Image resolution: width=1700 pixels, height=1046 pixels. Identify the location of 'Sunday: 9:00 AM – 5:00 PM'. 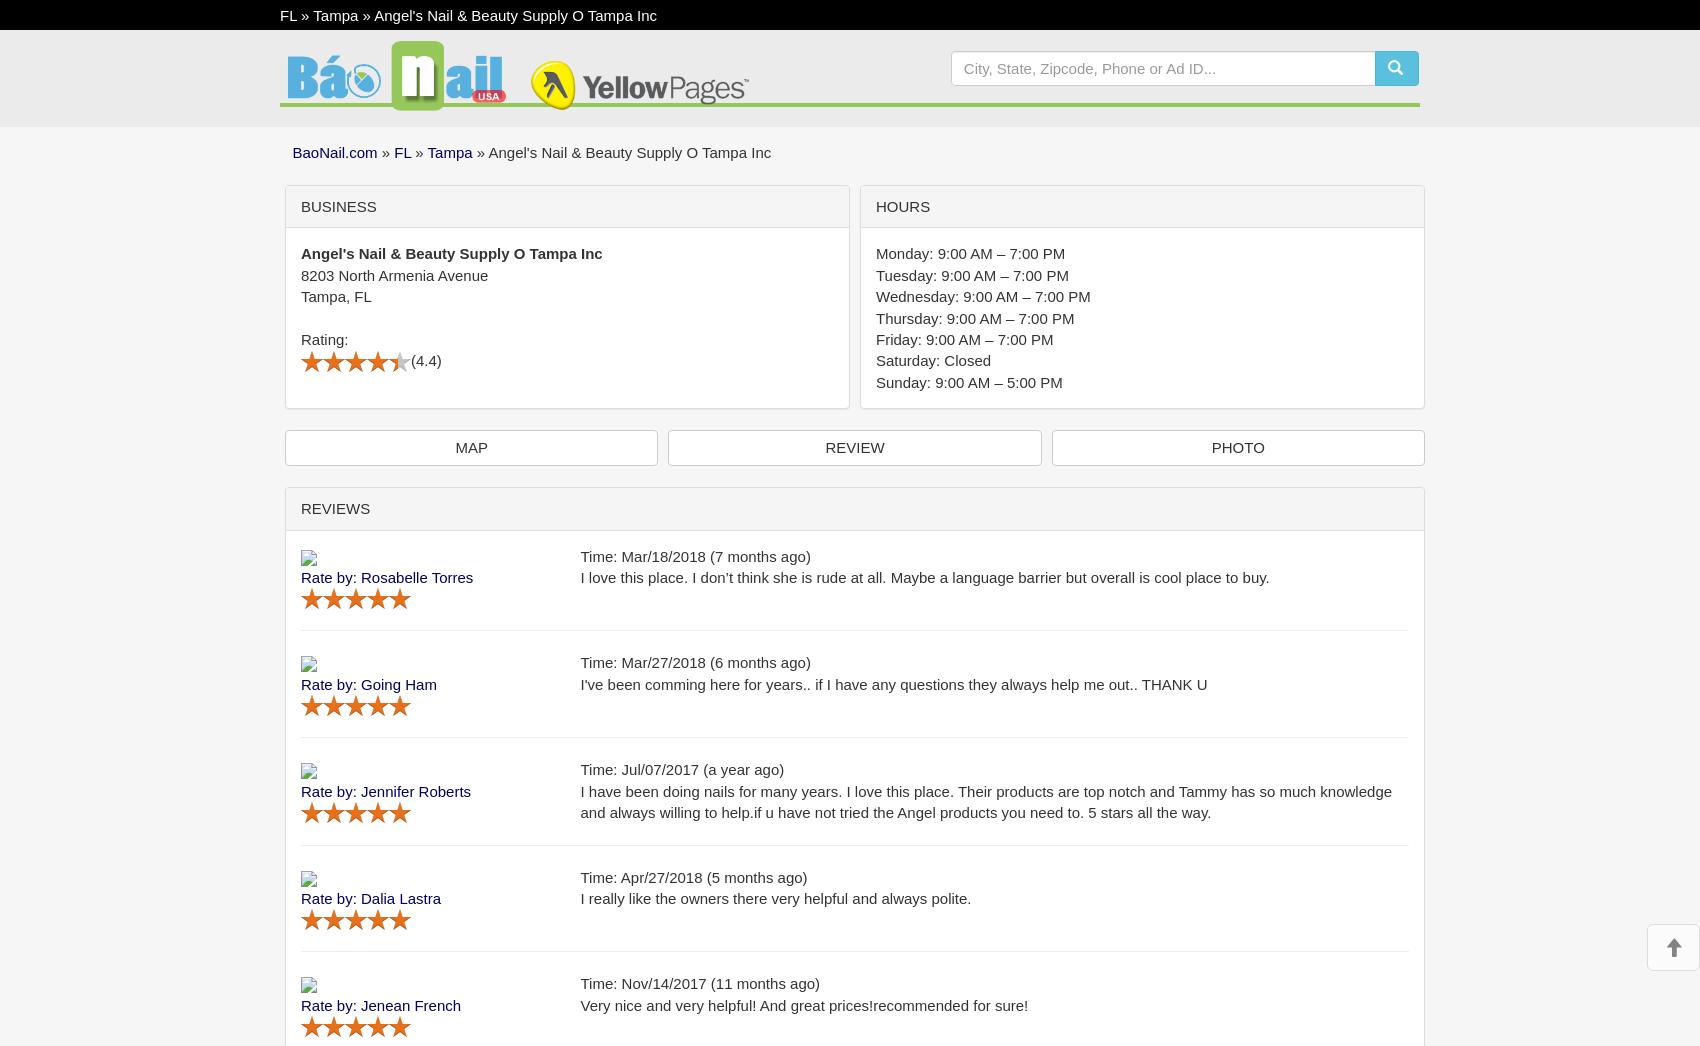
(876, 381).